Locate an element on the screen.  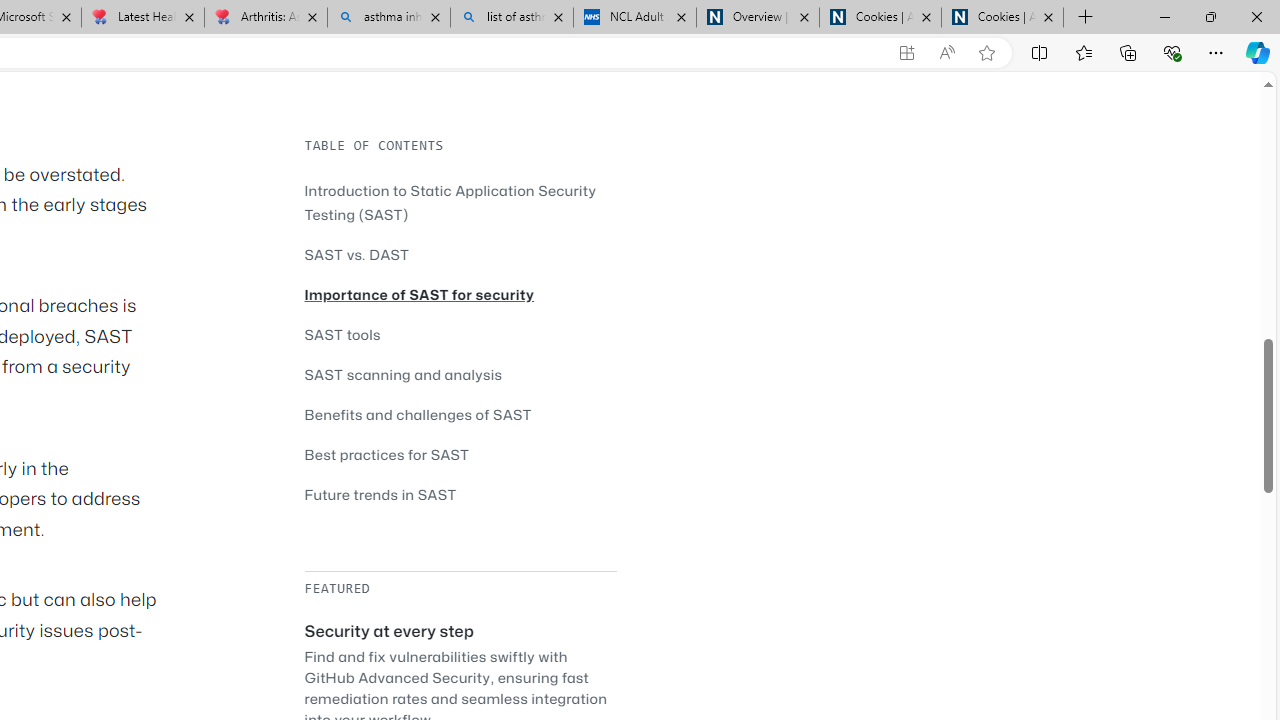
'Importance of SAST for security' is located at coordinates (459, 294).